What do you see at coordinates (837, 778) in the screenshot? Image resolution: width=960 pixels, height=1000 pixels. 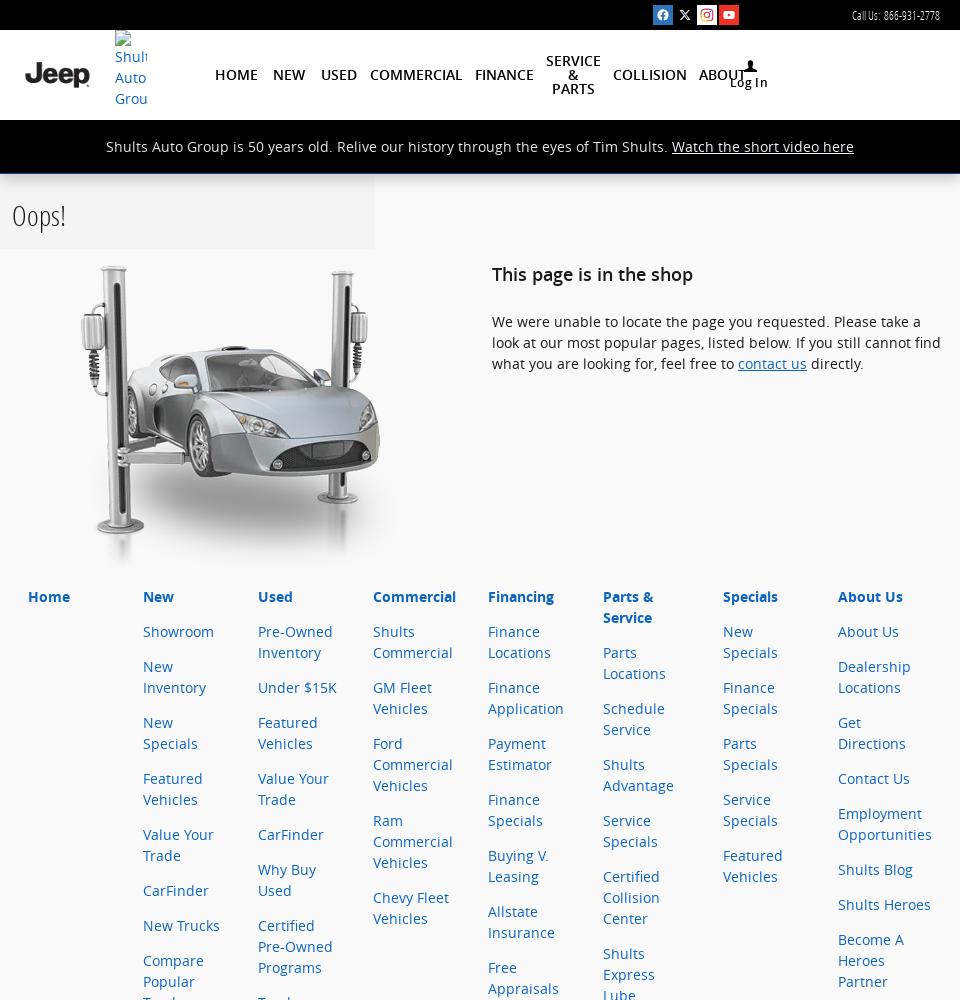 I see `'Contact Us'` at bounding box center [837, 778].